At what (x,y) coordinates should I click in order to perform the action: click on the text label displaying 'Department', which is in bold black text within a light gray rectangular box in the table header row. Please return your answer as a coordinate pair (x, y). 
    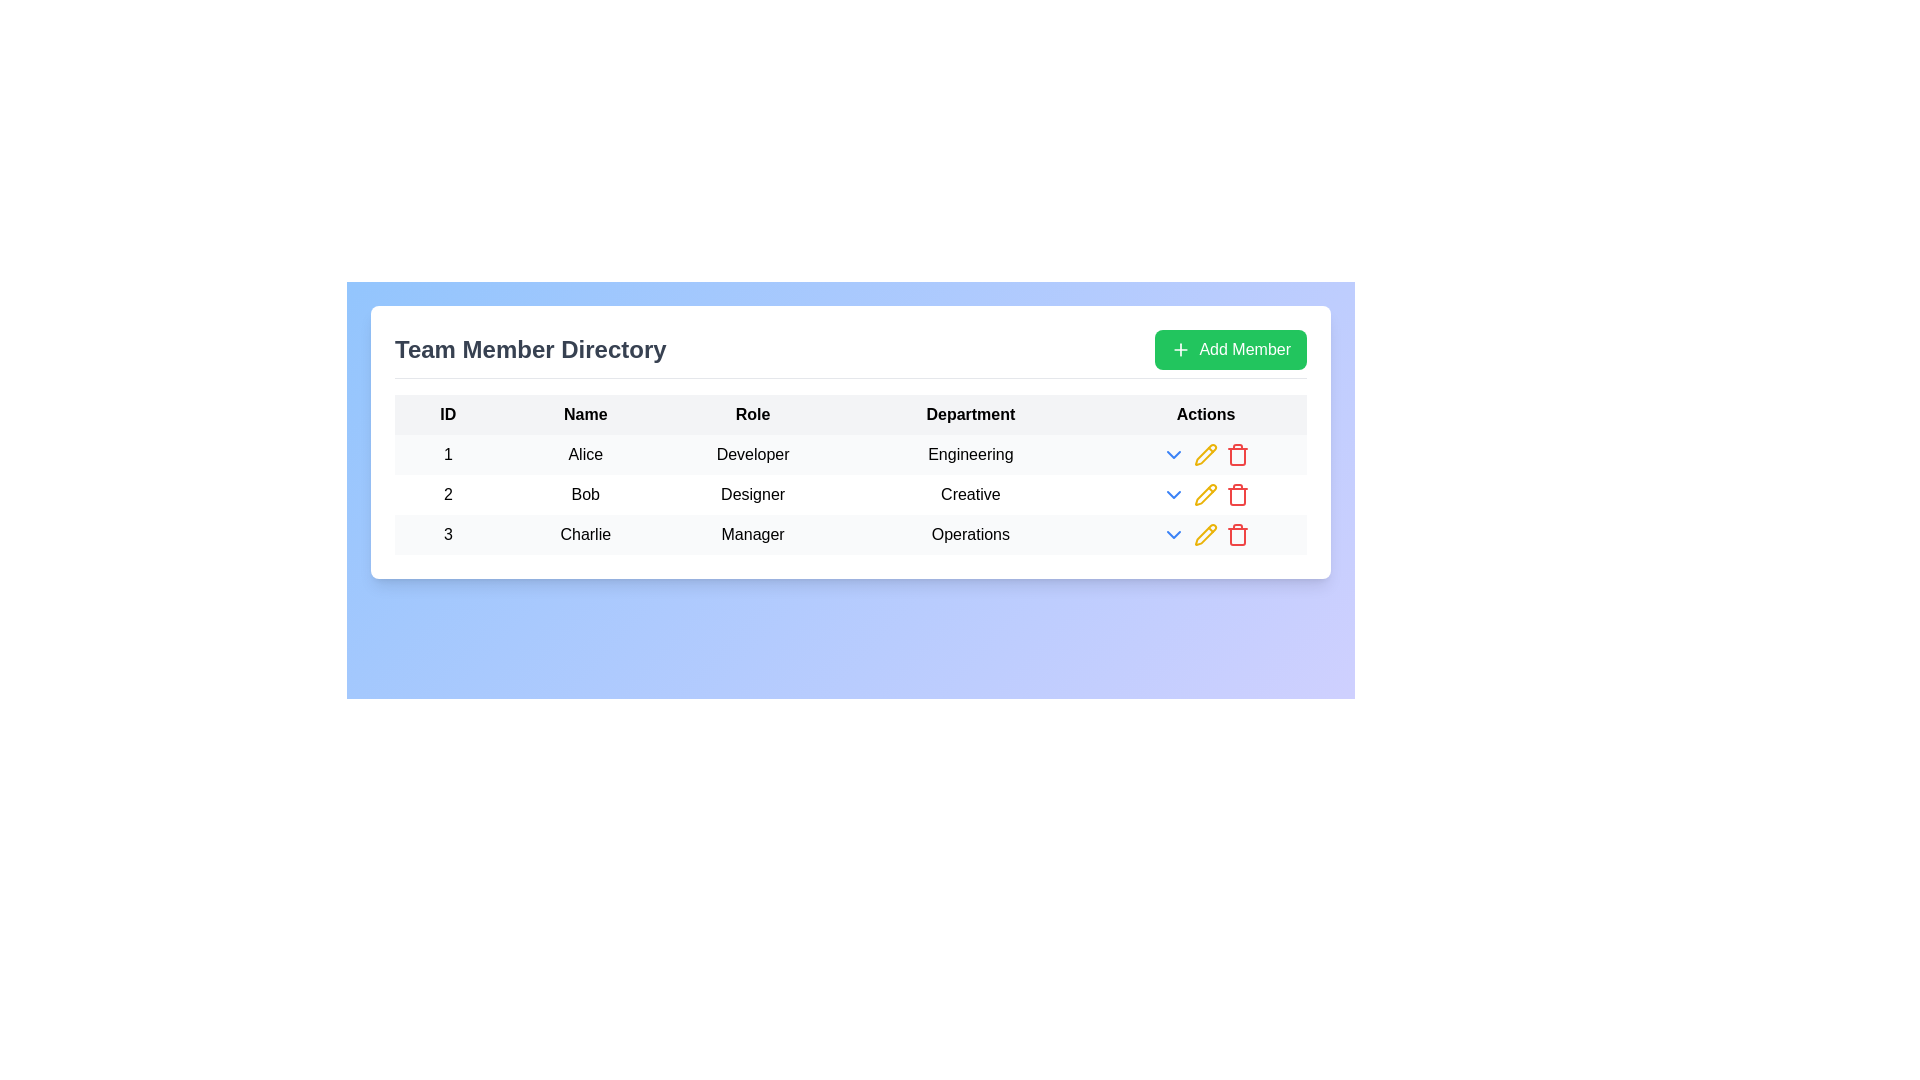
    Looking at the image, I should click on (970, 414).